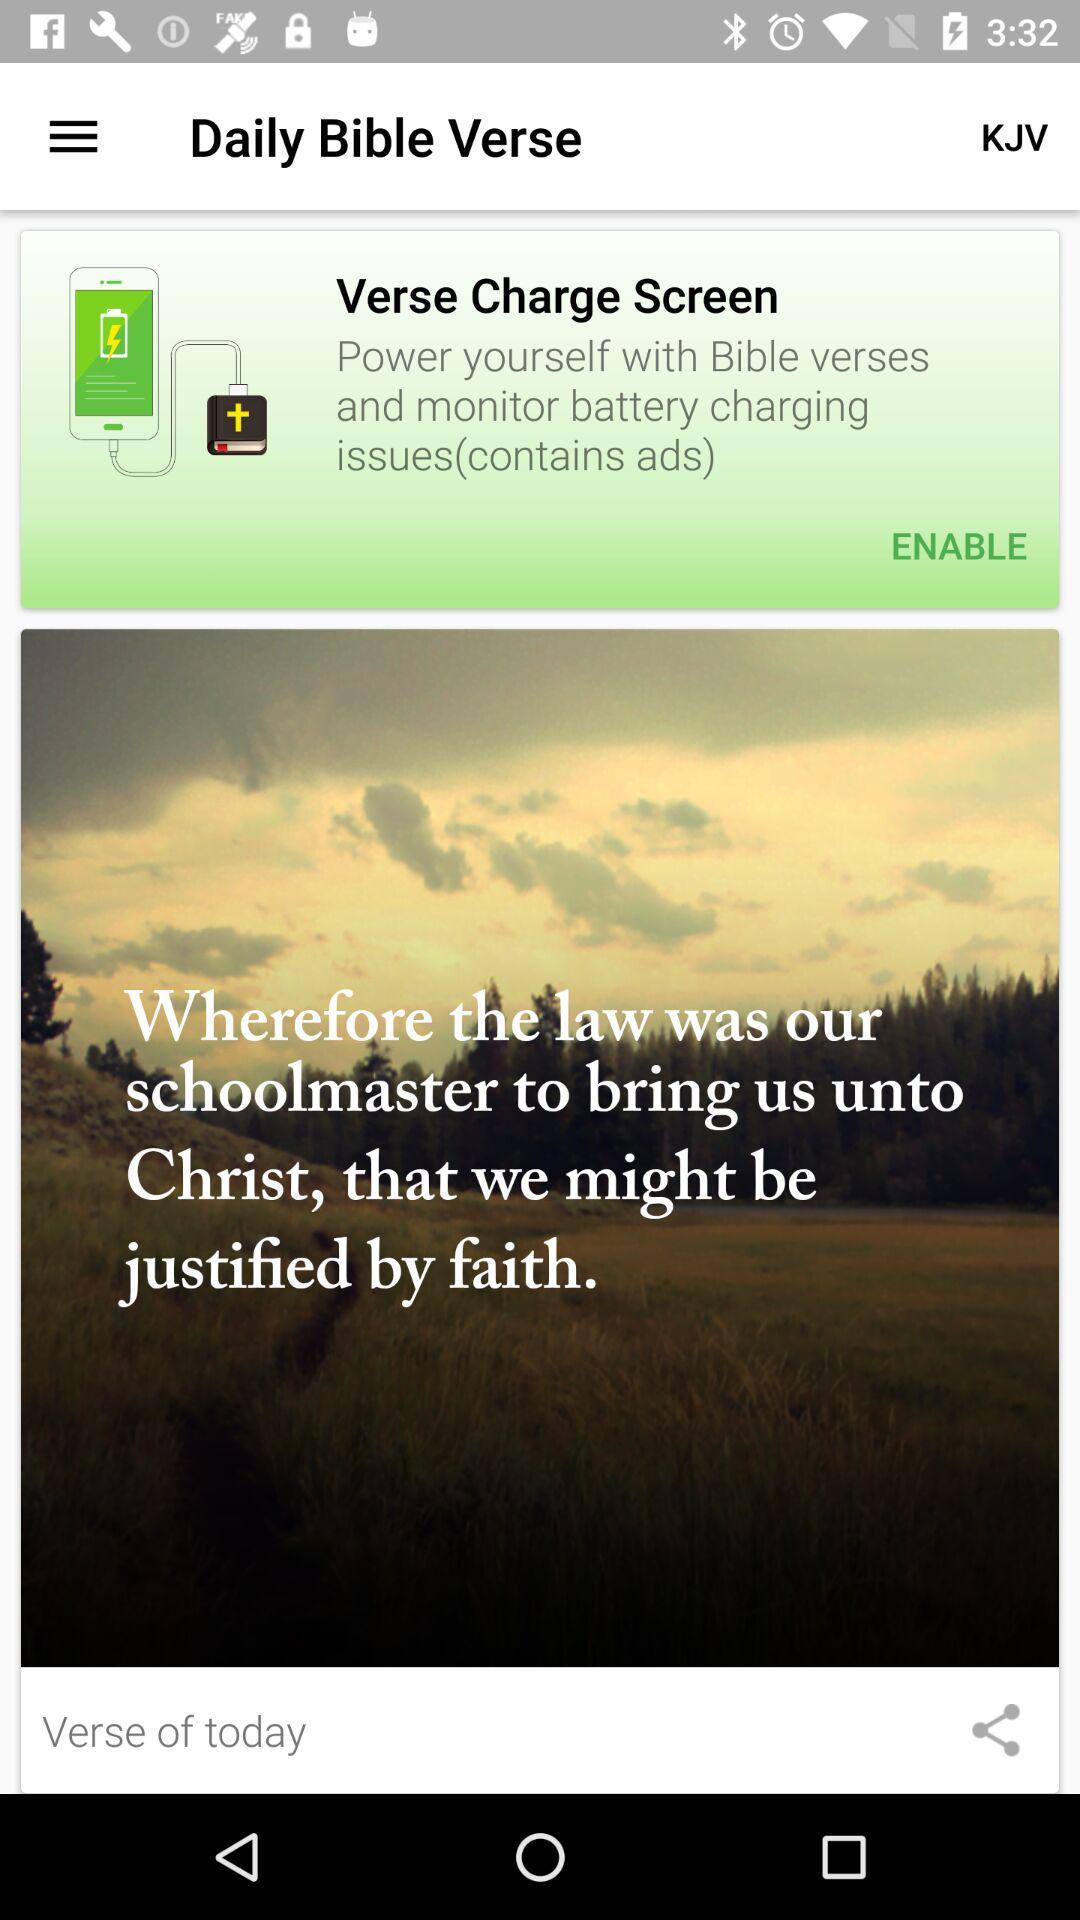  What do you see at coordinates (1014, 135) in the screenshot?
I see `the icon at the top right corner` at bounding box center [1014, 135].